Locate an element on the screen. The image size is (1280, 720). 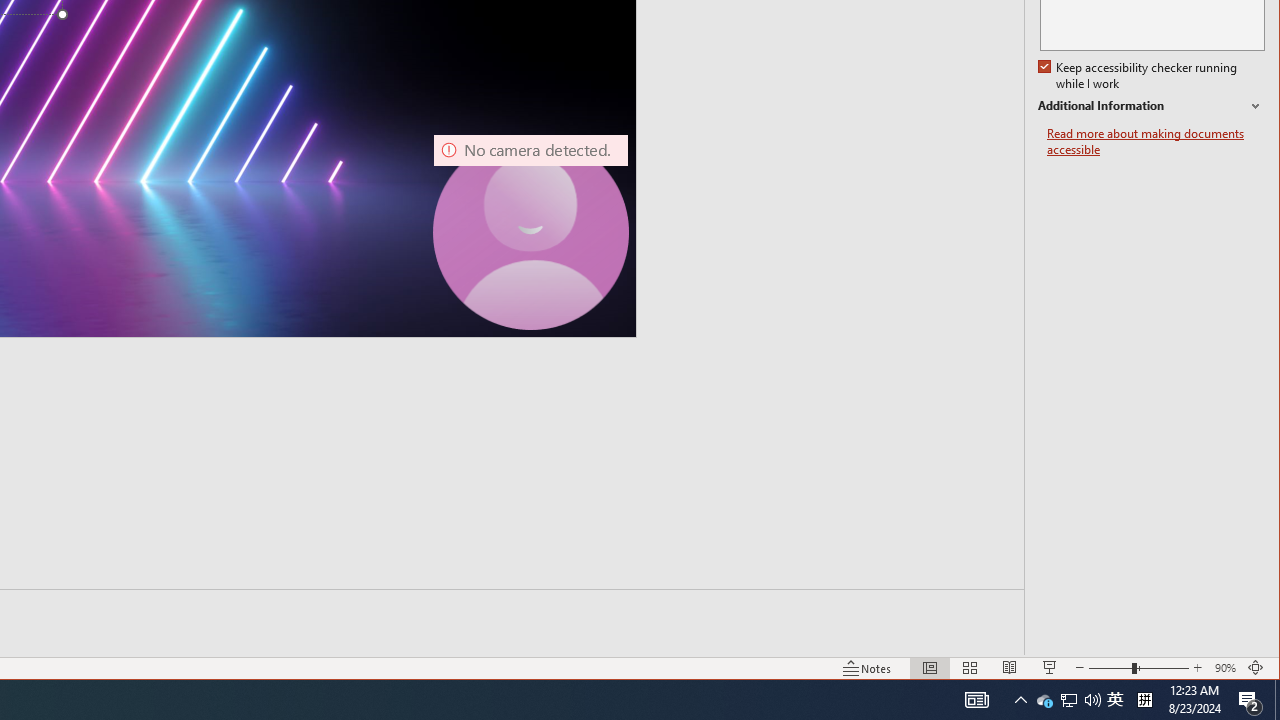
'Keep accessibility checker running while I work' is located at coordinates (1139, 75).